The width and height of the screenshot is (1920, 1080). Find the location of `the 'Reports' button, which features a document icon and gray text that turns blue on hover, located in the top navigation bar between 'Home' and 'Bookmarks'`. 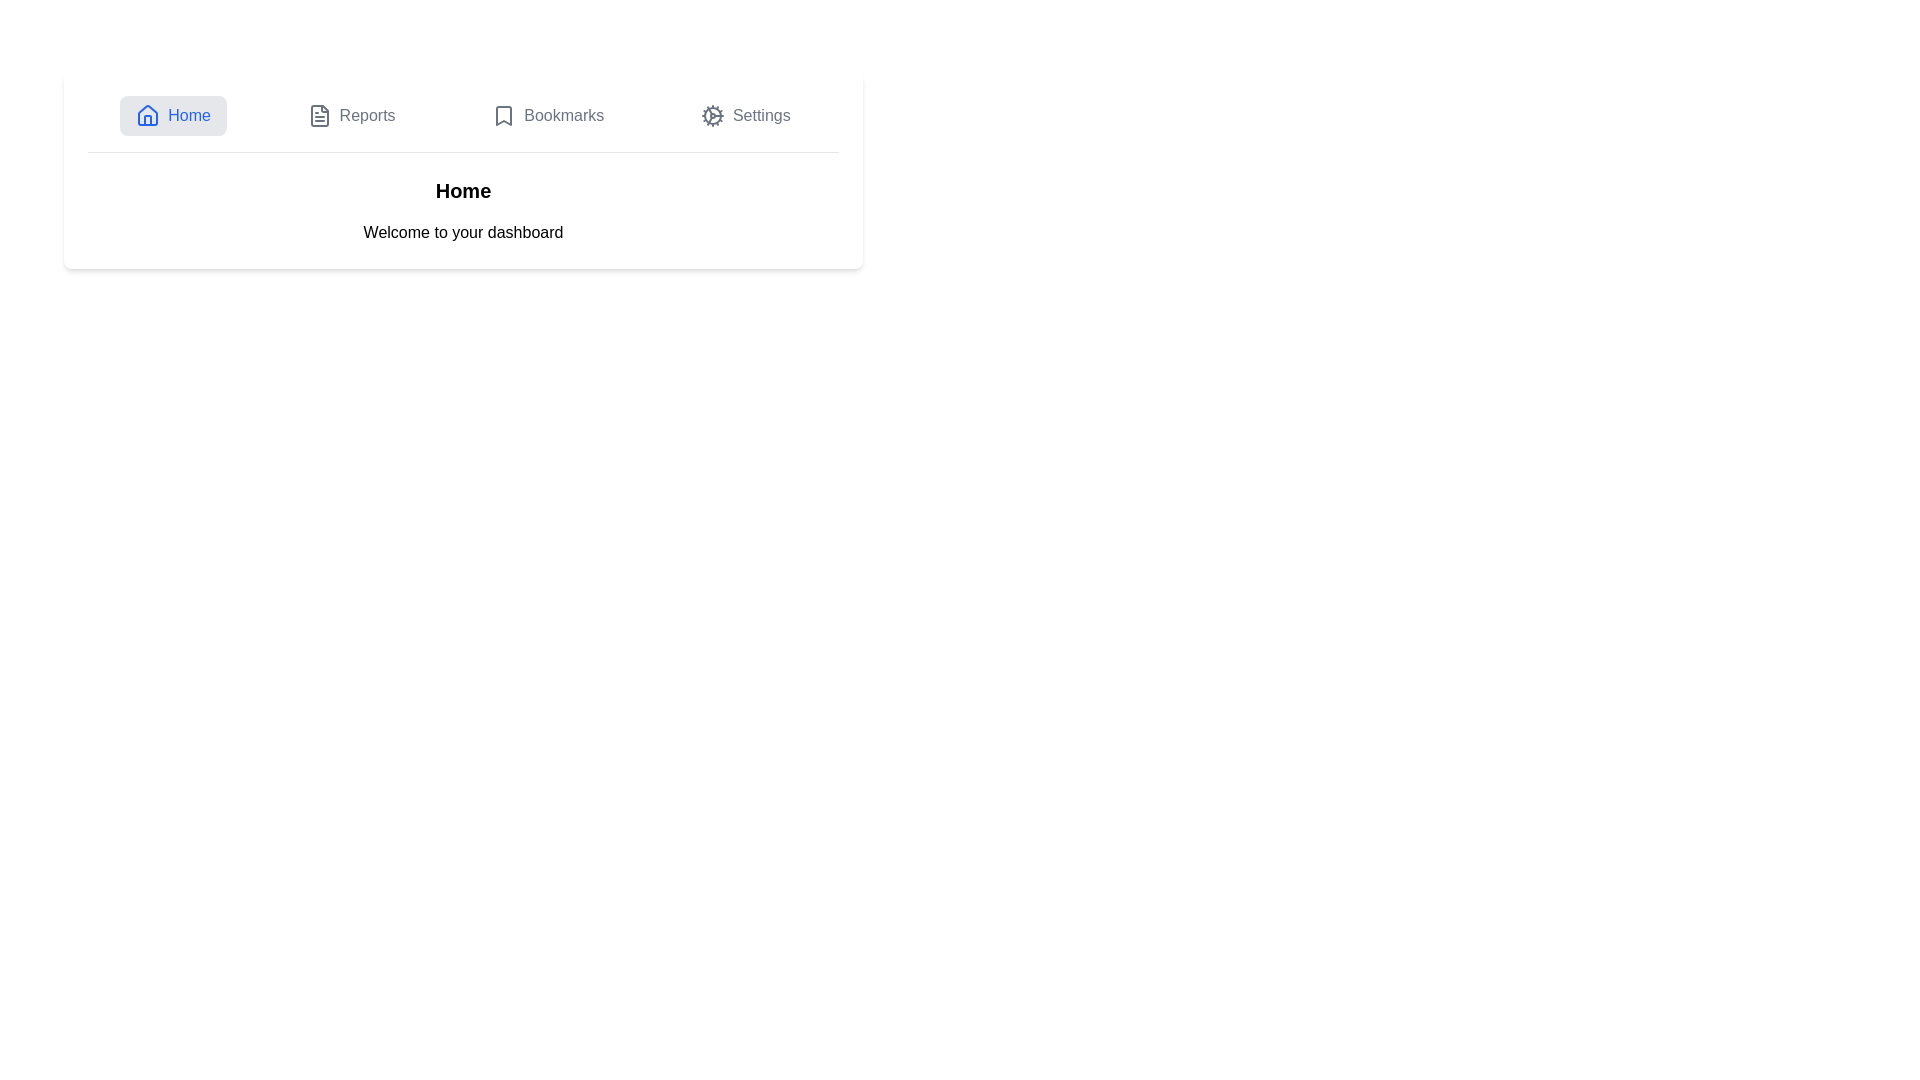

the 'Reports' button, which features a document icon and gray text that turns blue on hover, located in the top navigation bar between 'Home' and 'Bookmarks' is located at coordinates (351, 115).